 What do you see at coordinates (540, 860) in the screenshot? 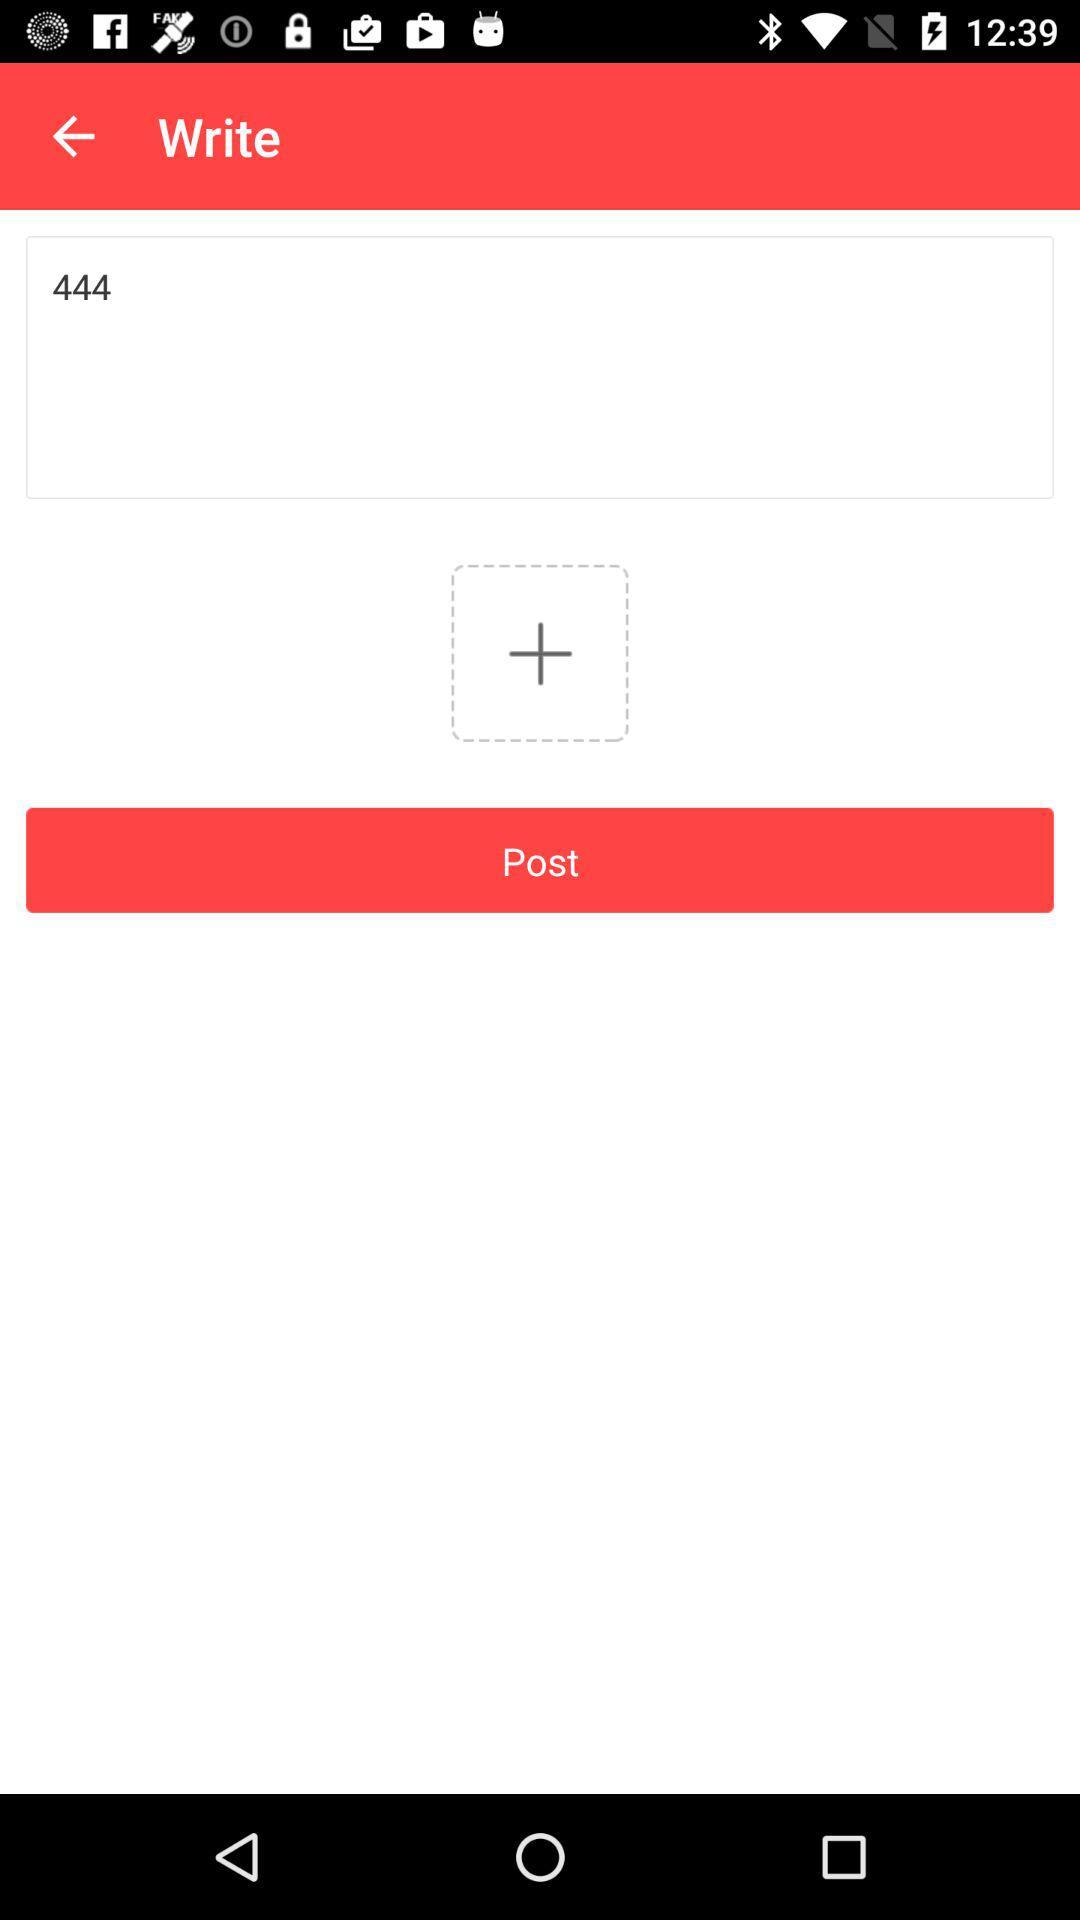
I see `post icon` at bounding box center [540, 860].